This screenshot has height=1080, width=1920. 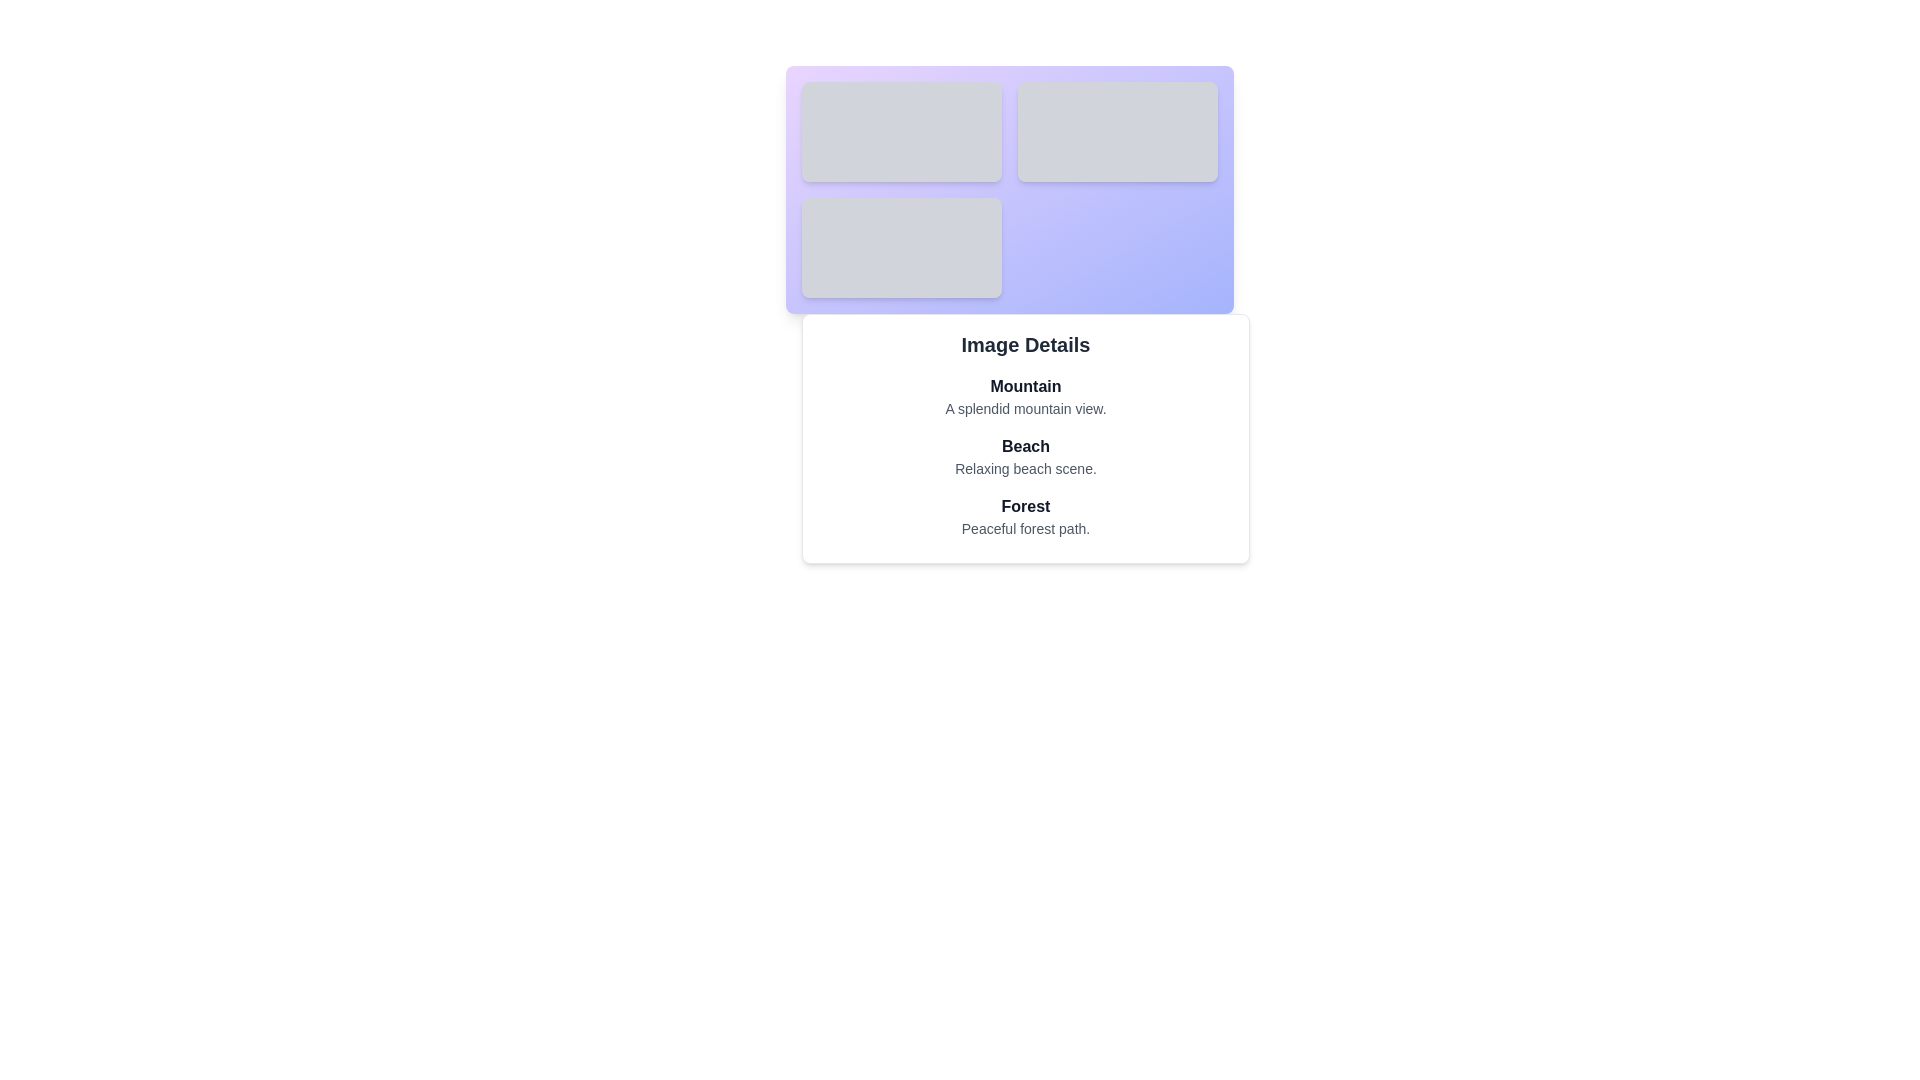 I want to click on the card-like UI element located at the top portion of the interface, centered horizontally, above the 'Image Details' section, so click(x=1009, y=189).